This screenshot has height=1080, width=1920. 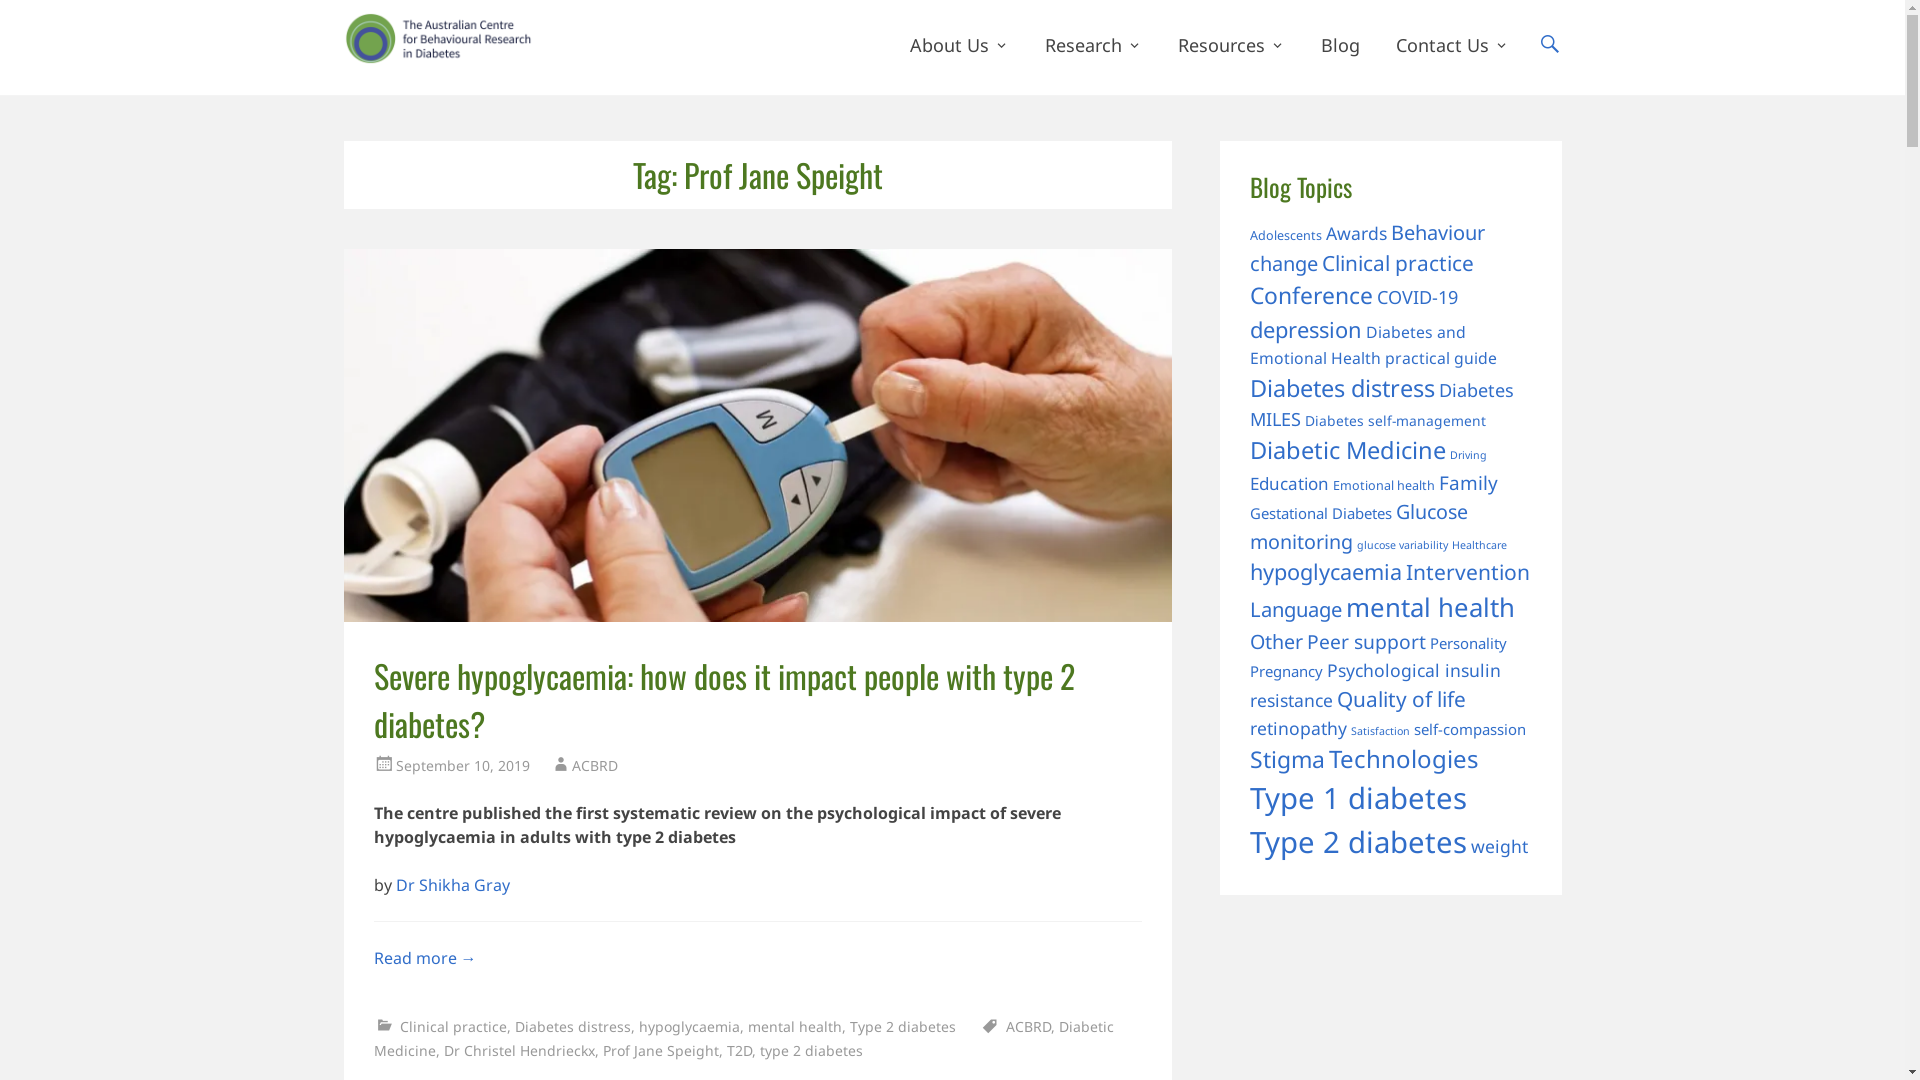 I want to click on 'Glucose monitoring', so click(x=1248, y=525).